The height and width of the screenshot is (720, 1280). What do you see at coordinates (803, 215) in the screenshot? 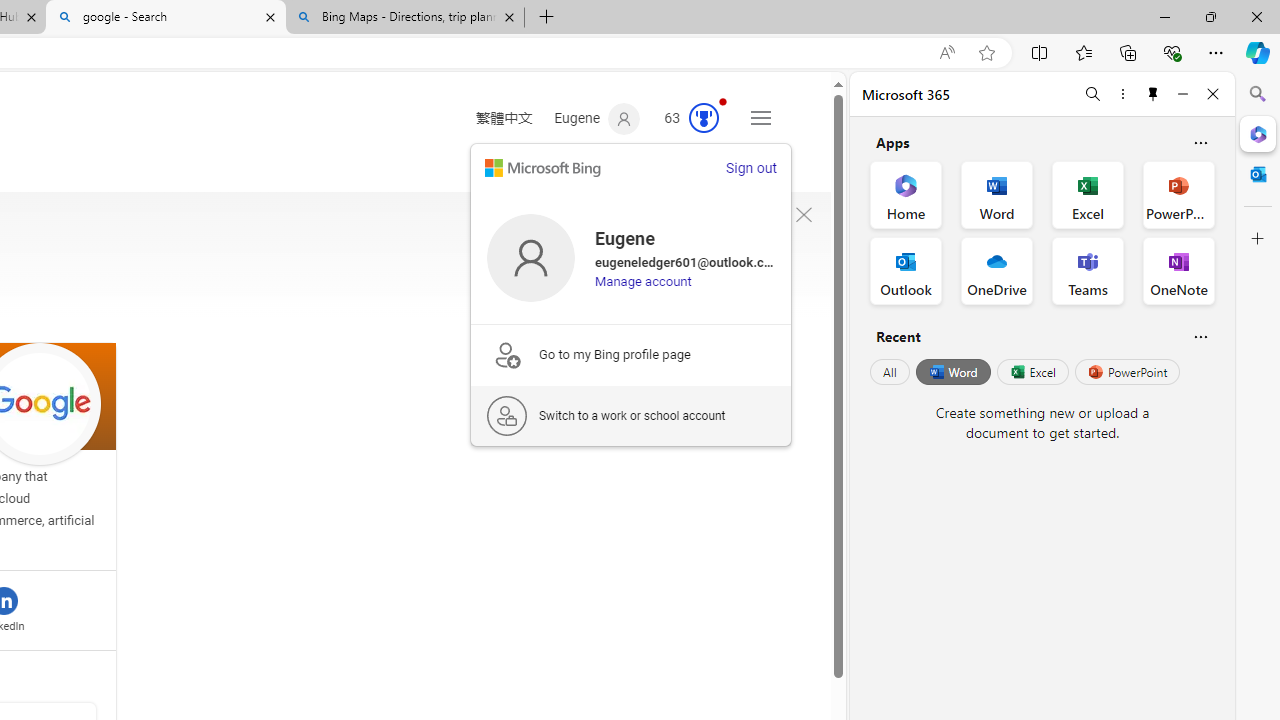
I see `'To get missing image descriptions, open the context menu.'` at bounding box center [803, 215].